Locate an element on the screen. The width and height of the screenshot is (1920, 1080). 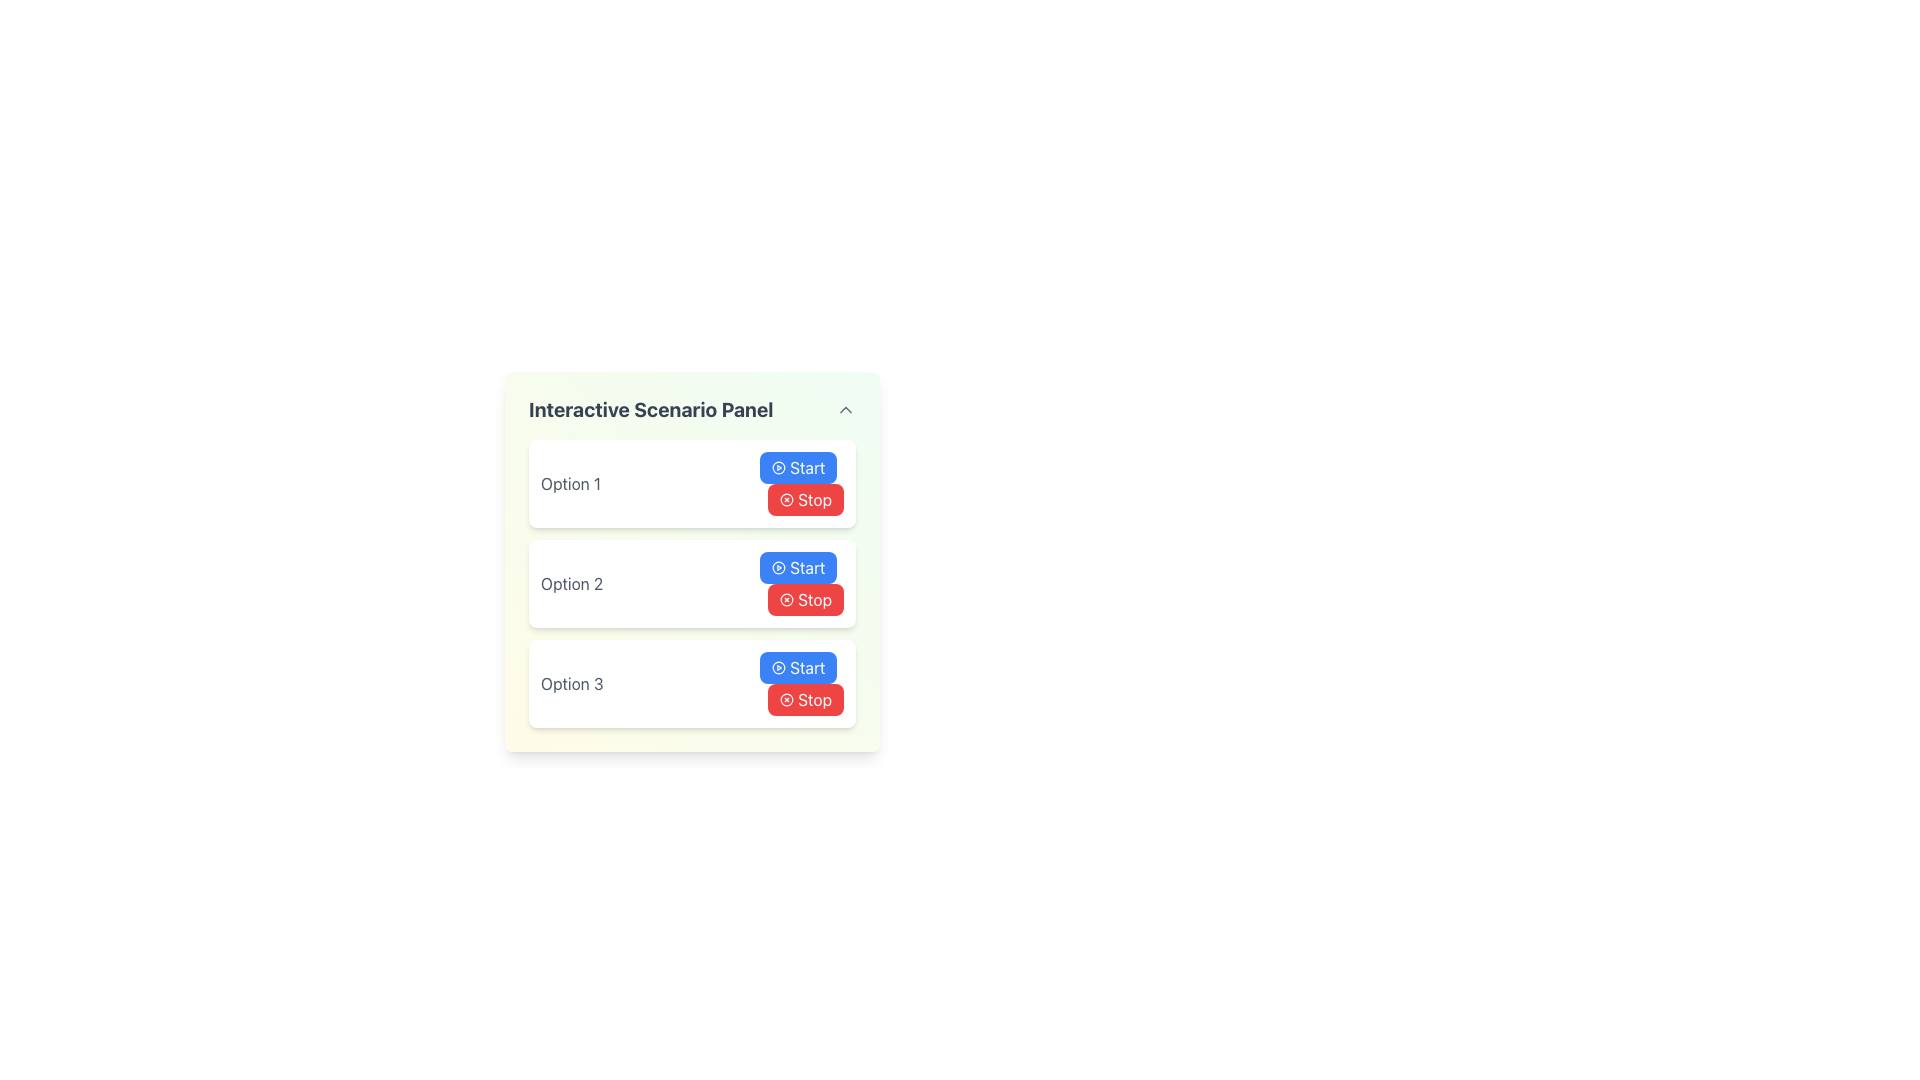
the 'Start' button within the Button Group of the 'Option 3' scenario in the Interactive Scenario Panel is located at coordinates (801, 682).